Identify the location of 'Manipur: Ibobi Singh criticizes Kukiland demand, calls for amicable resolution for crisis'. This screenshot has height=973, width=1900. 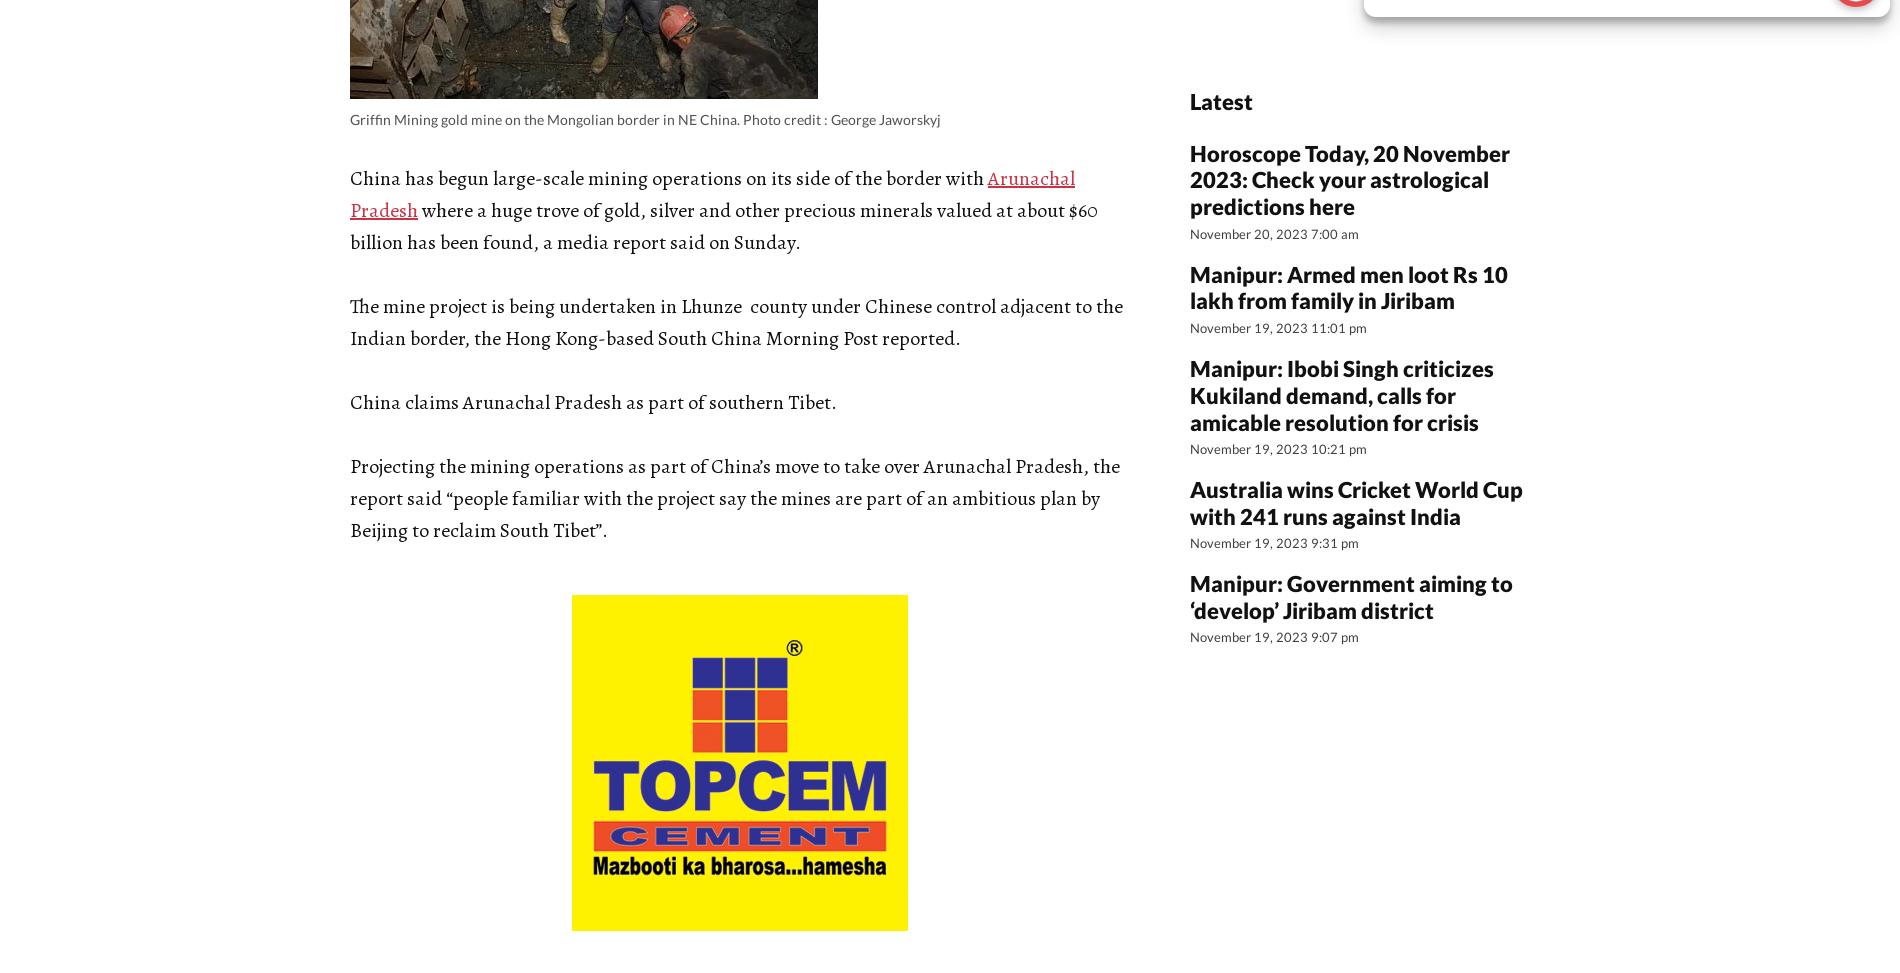
(1340, 393).